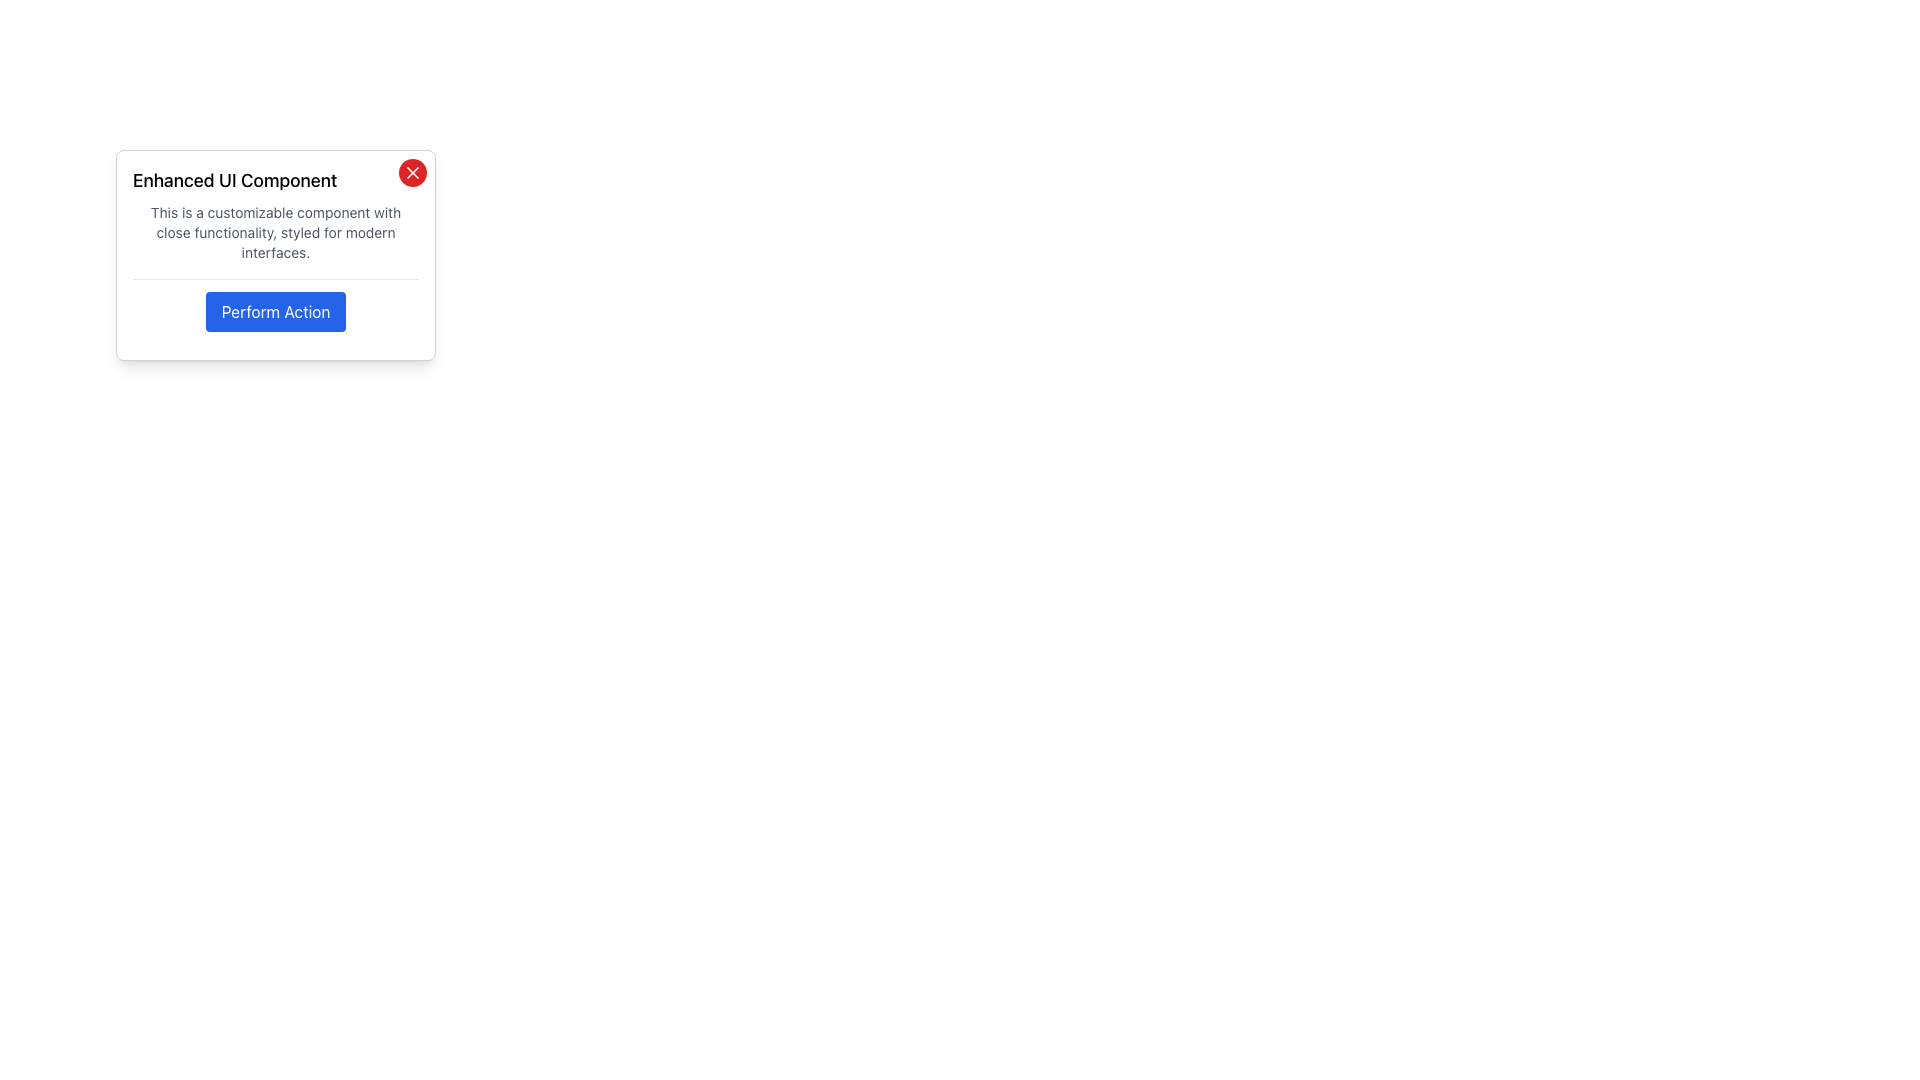  What do you see at coordinates (411, 172) in the screenshot?
I see `the 'x' icon located in the top-right corner of the card UI to initiate the close action` at bounding box center [411, 172].